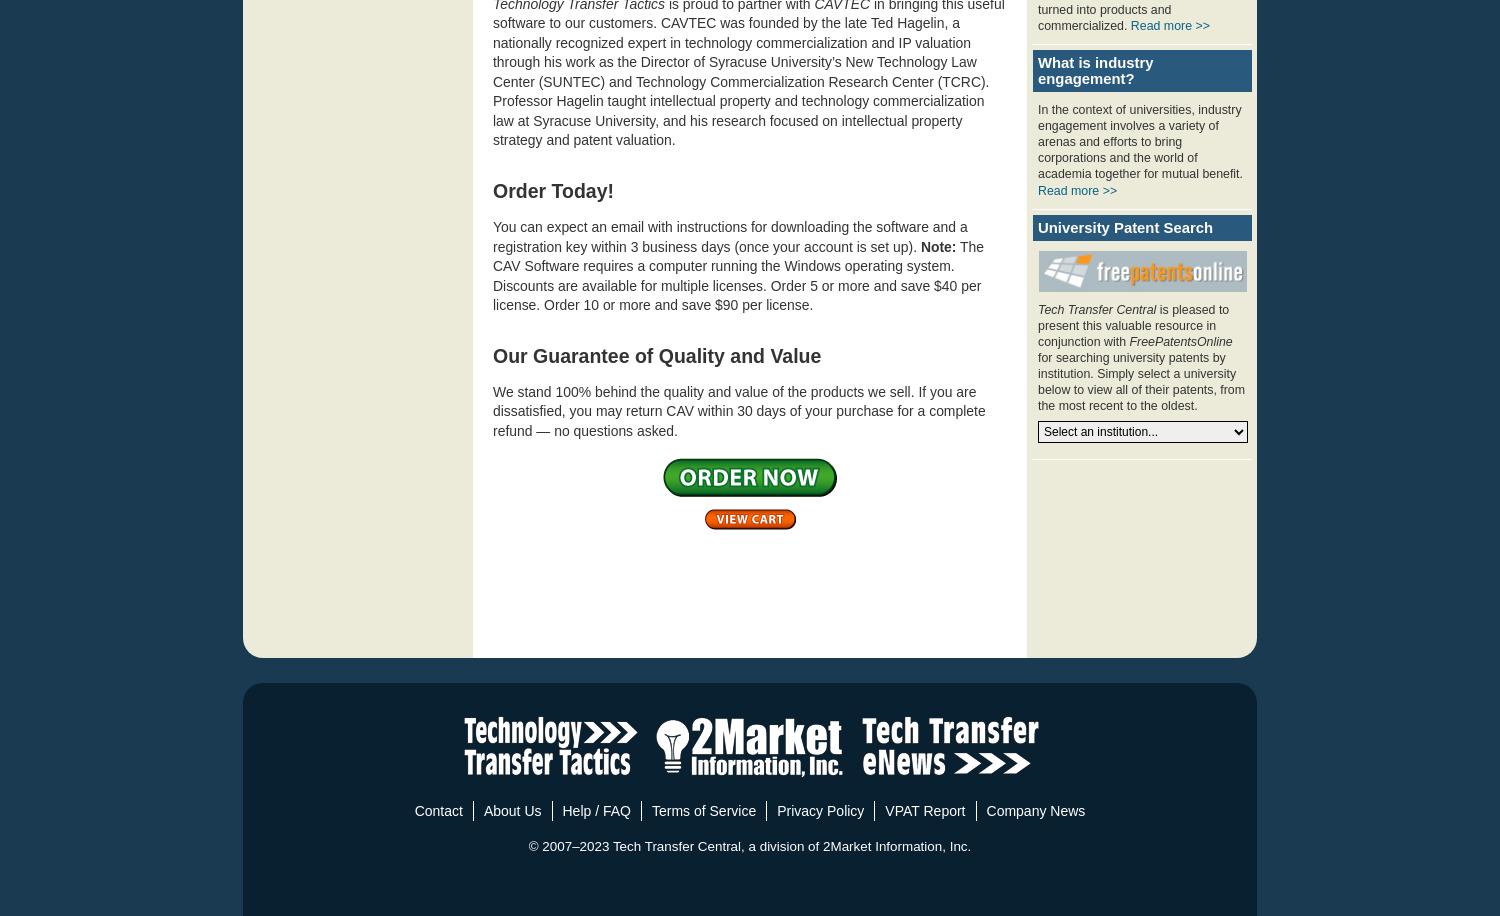 The height and width of the screenshot is (916, 1500). I want to click on 'Contact', so click(438, 810).